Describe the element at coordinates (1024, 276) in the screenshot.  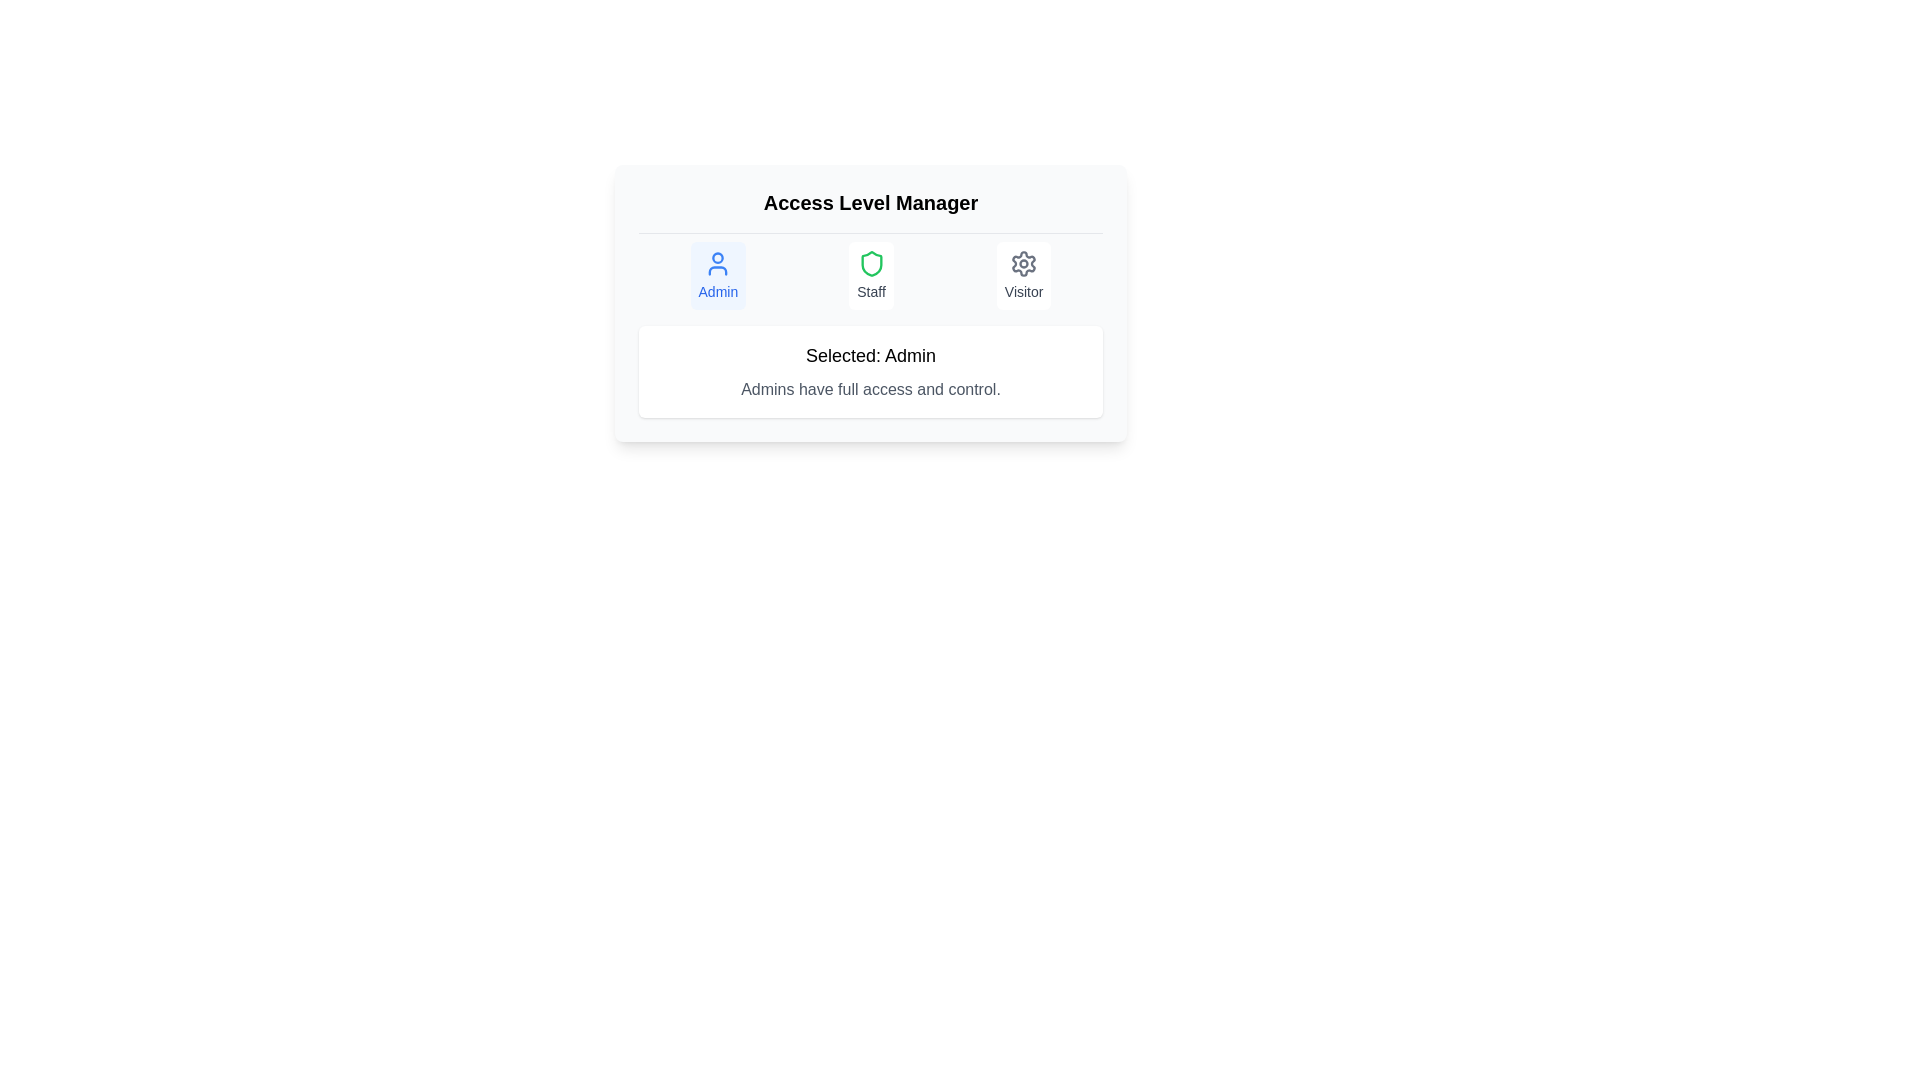
I see `the 'Visitor' role selection button, which is the third button in a group of three horizontally aligned buttons located to the far right` at that location.